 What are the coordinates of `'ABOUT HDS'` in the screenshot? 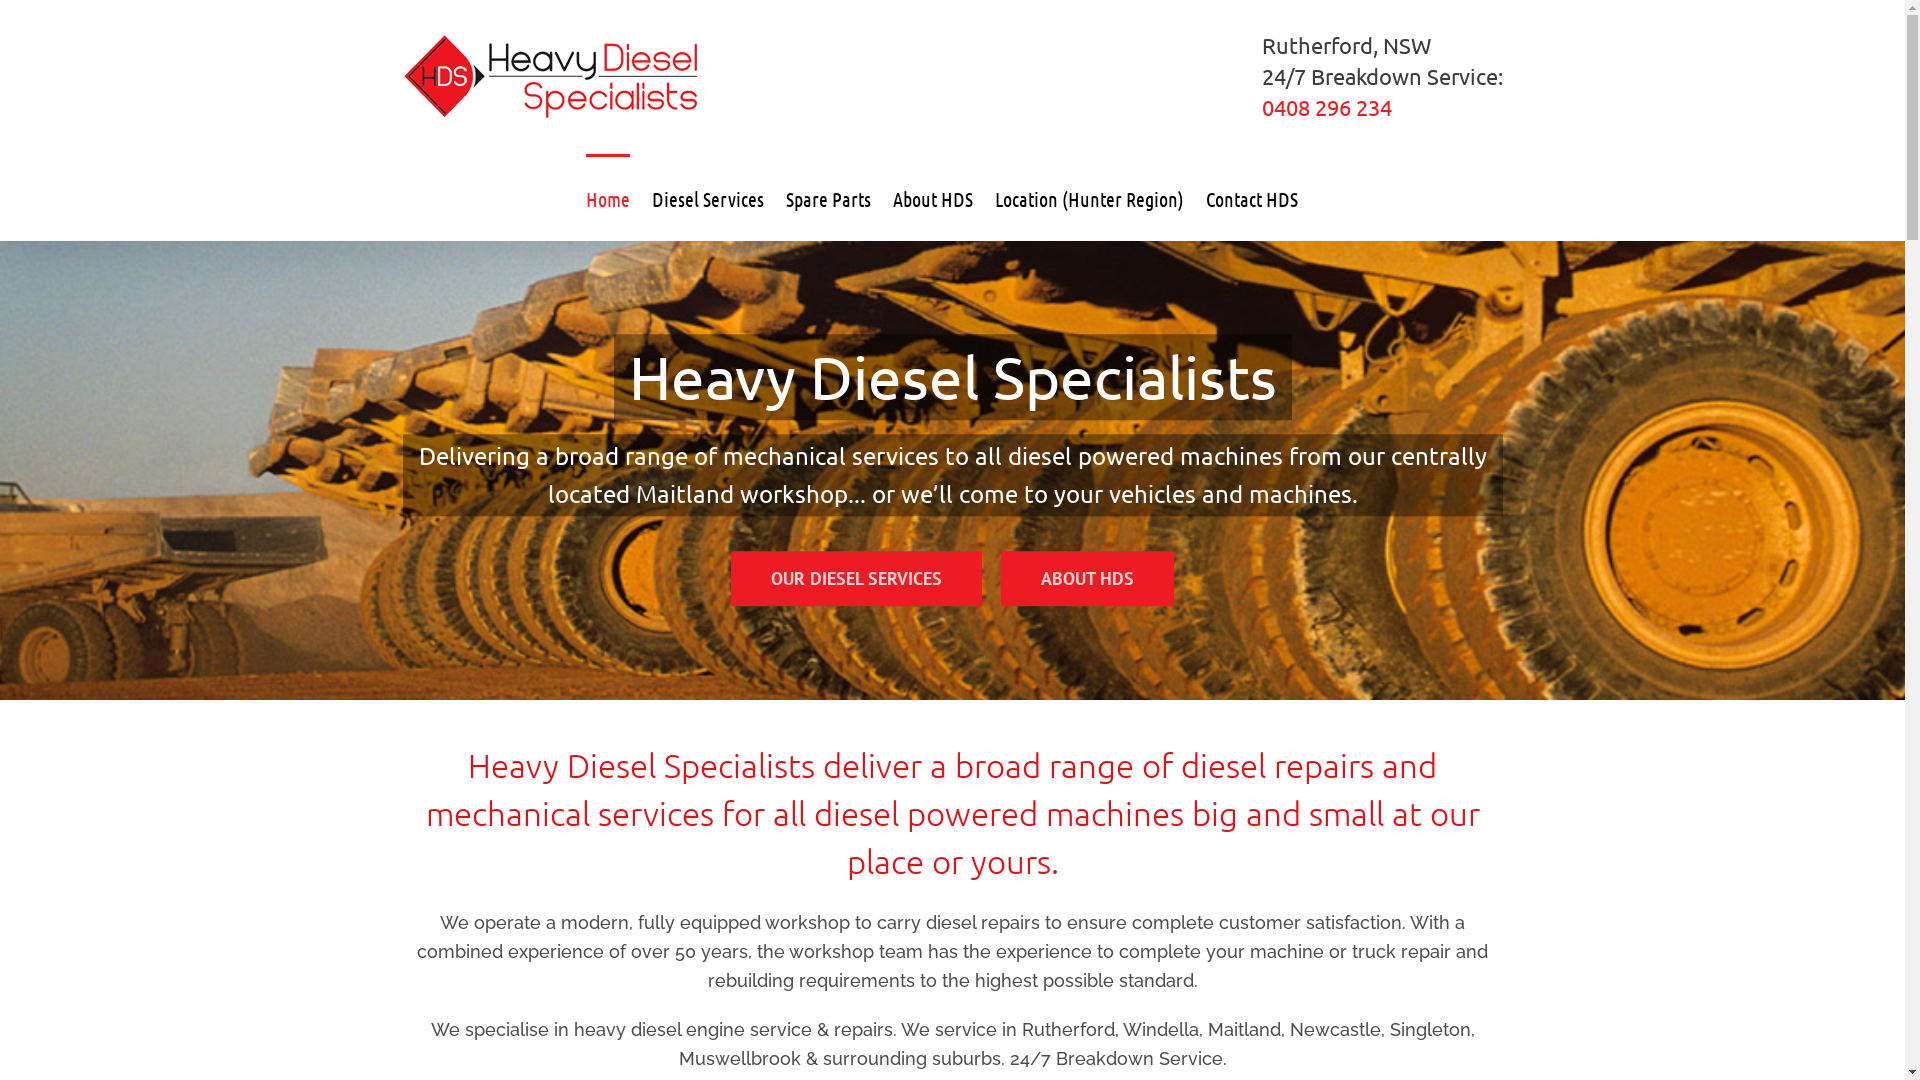 It's located at (1086, 579).